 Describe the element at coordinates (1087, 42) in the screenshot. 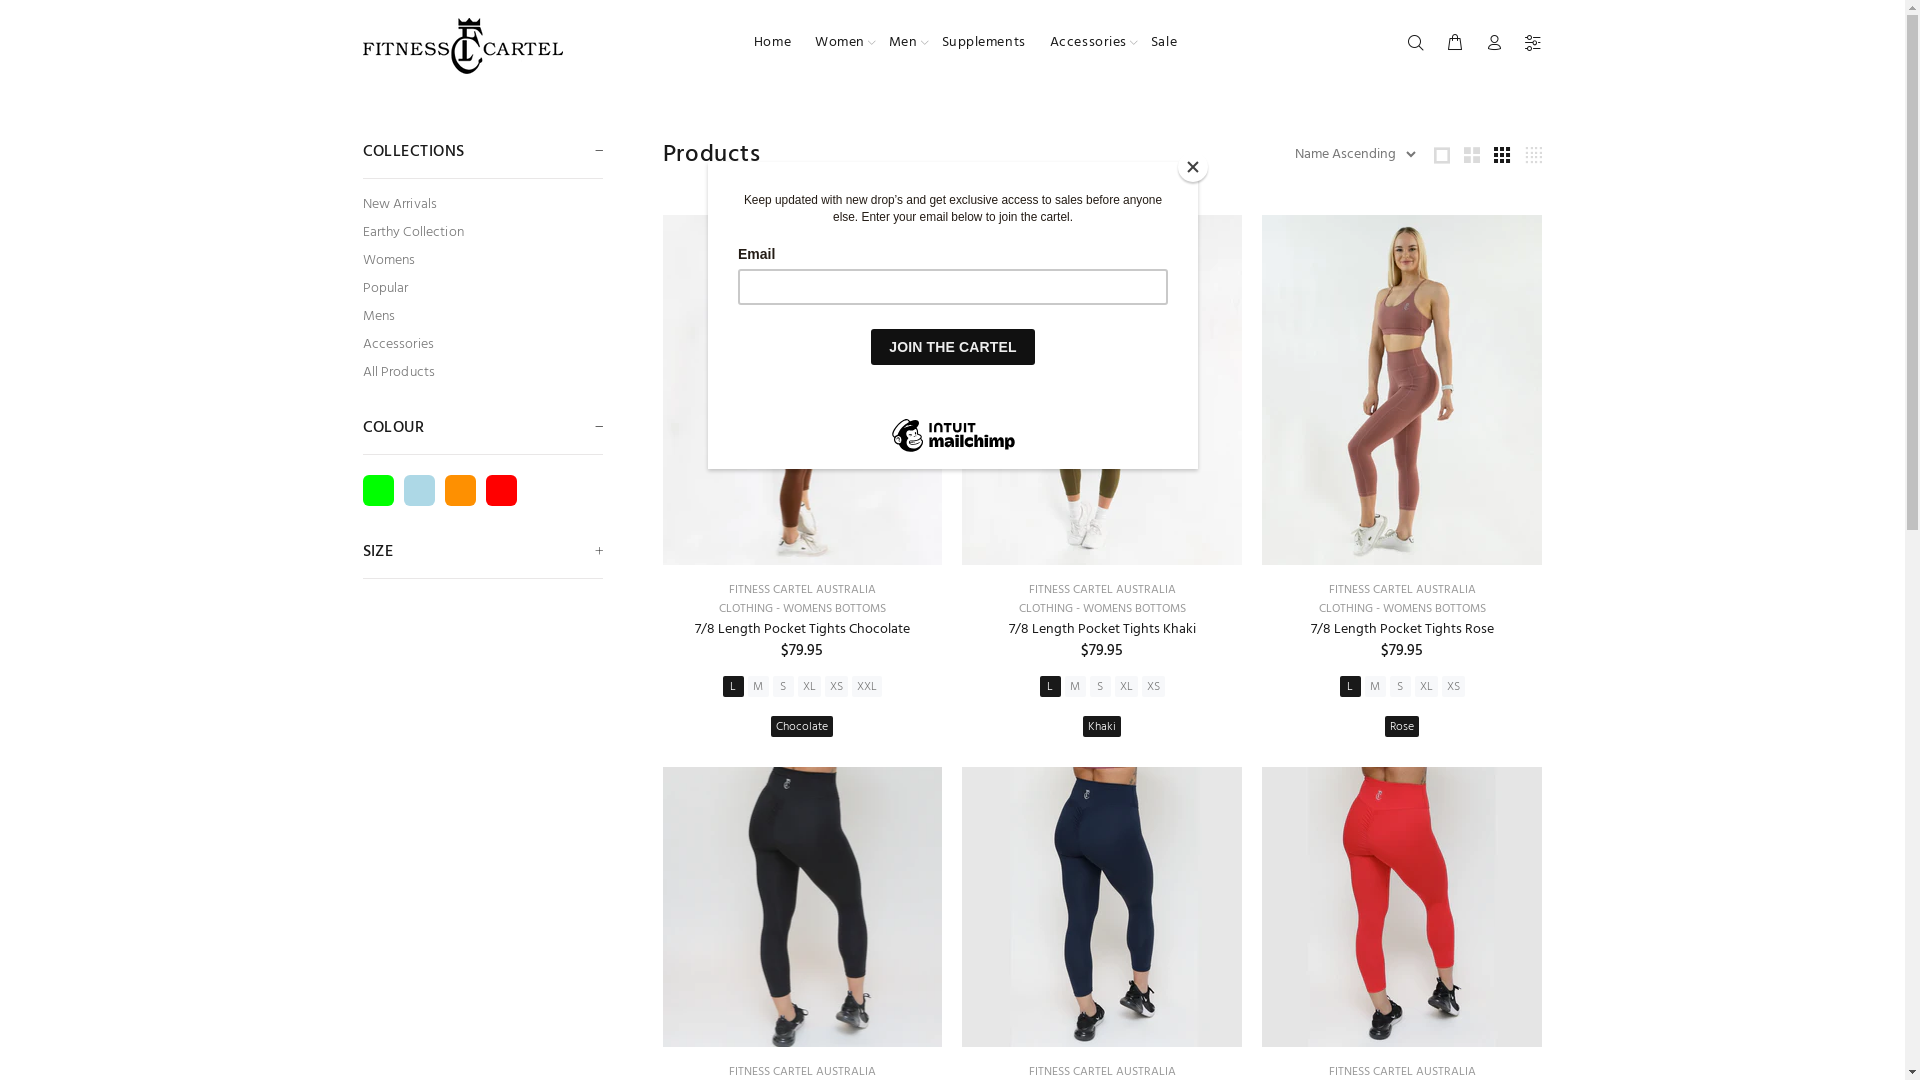

I see `'Accessories'` at that location.